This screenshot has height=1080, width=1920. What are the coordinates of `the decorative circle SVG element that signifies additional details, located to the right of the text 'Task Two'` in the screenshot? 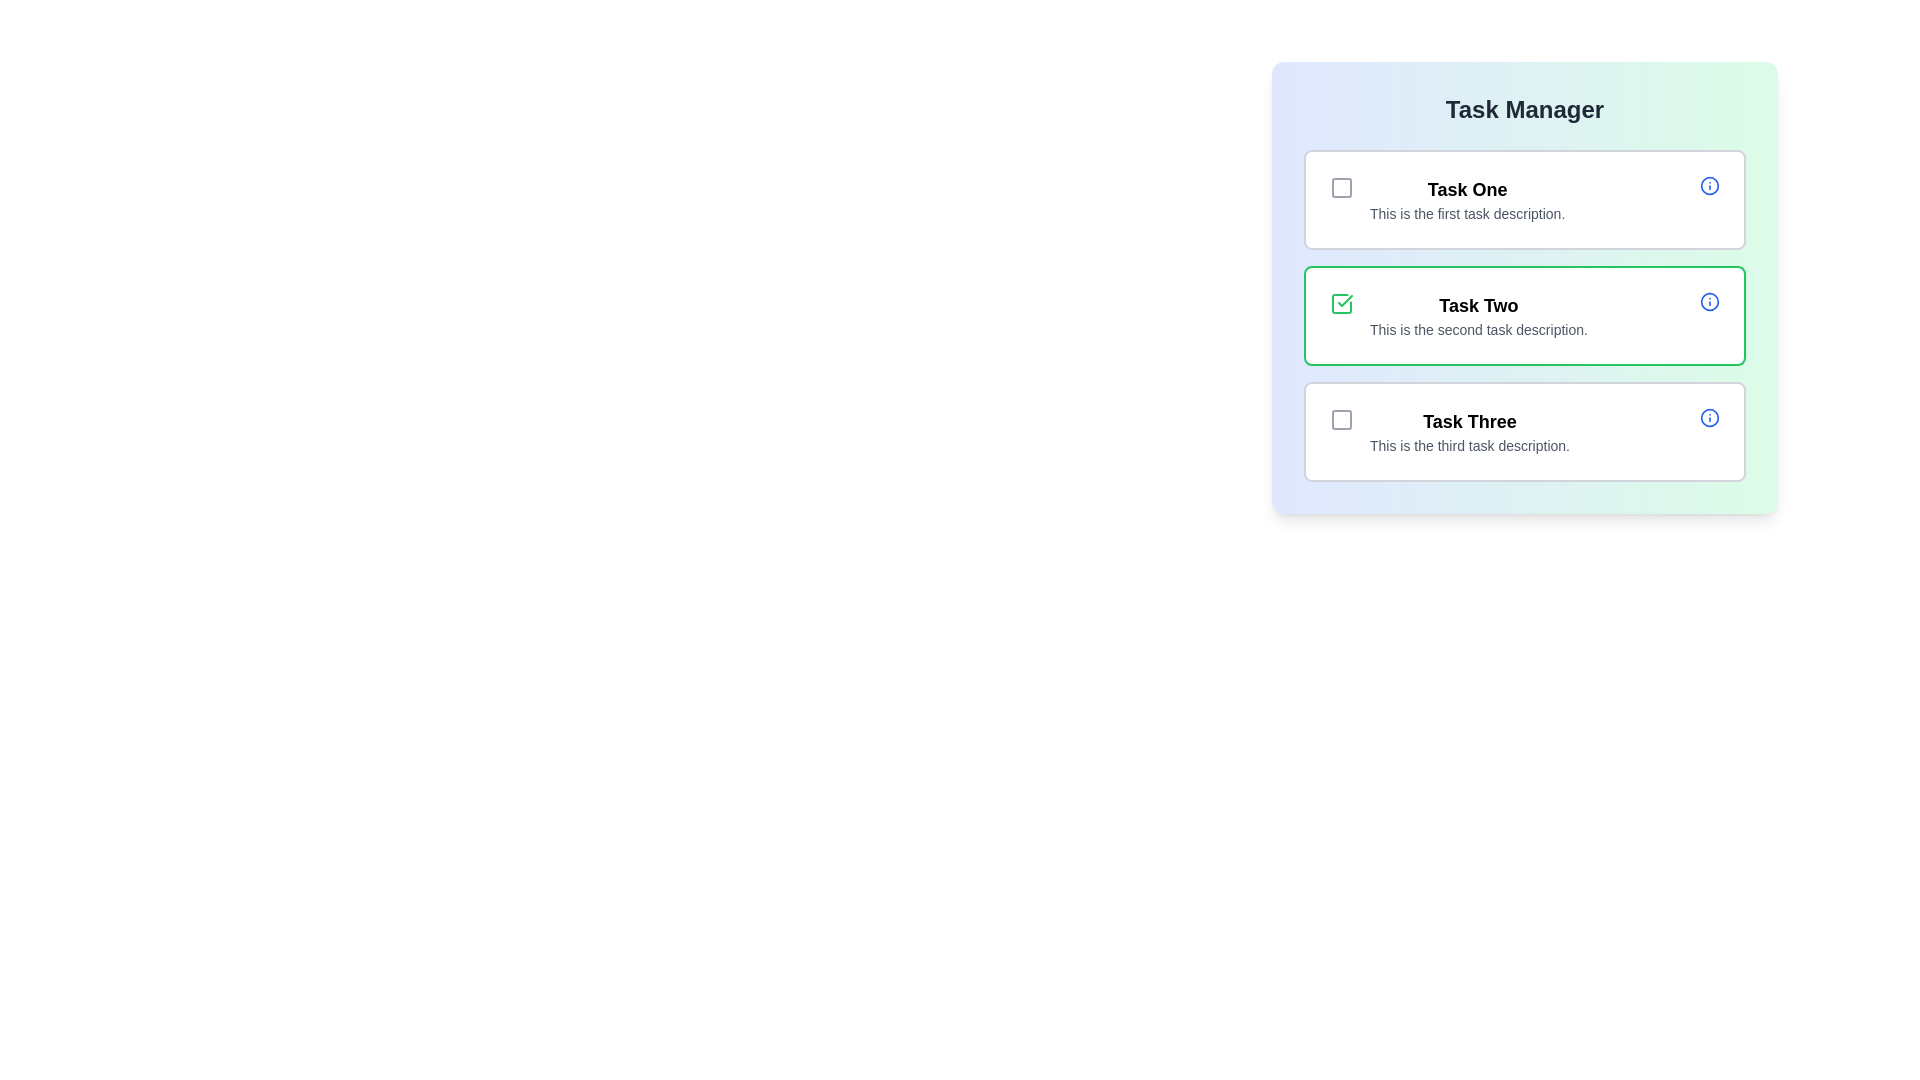 It's located at (1708, 185).